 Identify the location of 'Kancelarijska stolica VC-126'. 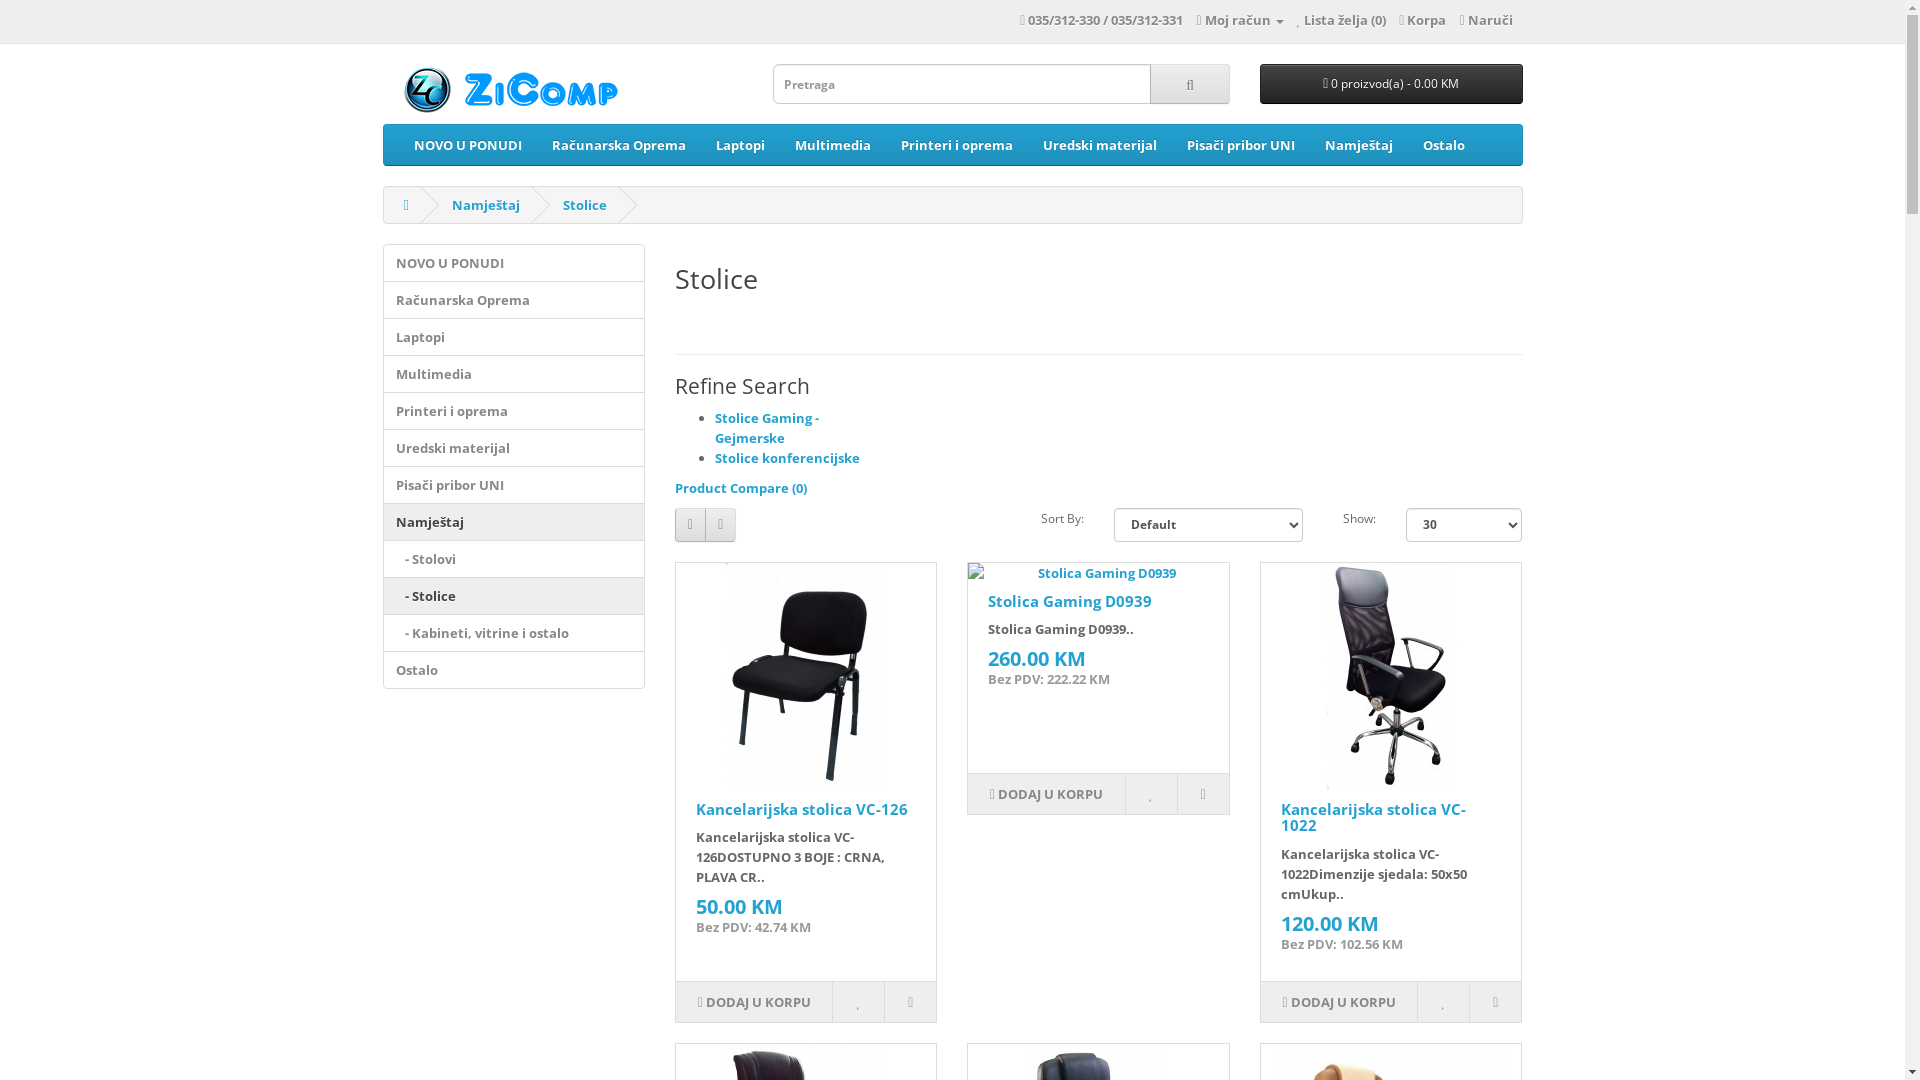
(801, 808).